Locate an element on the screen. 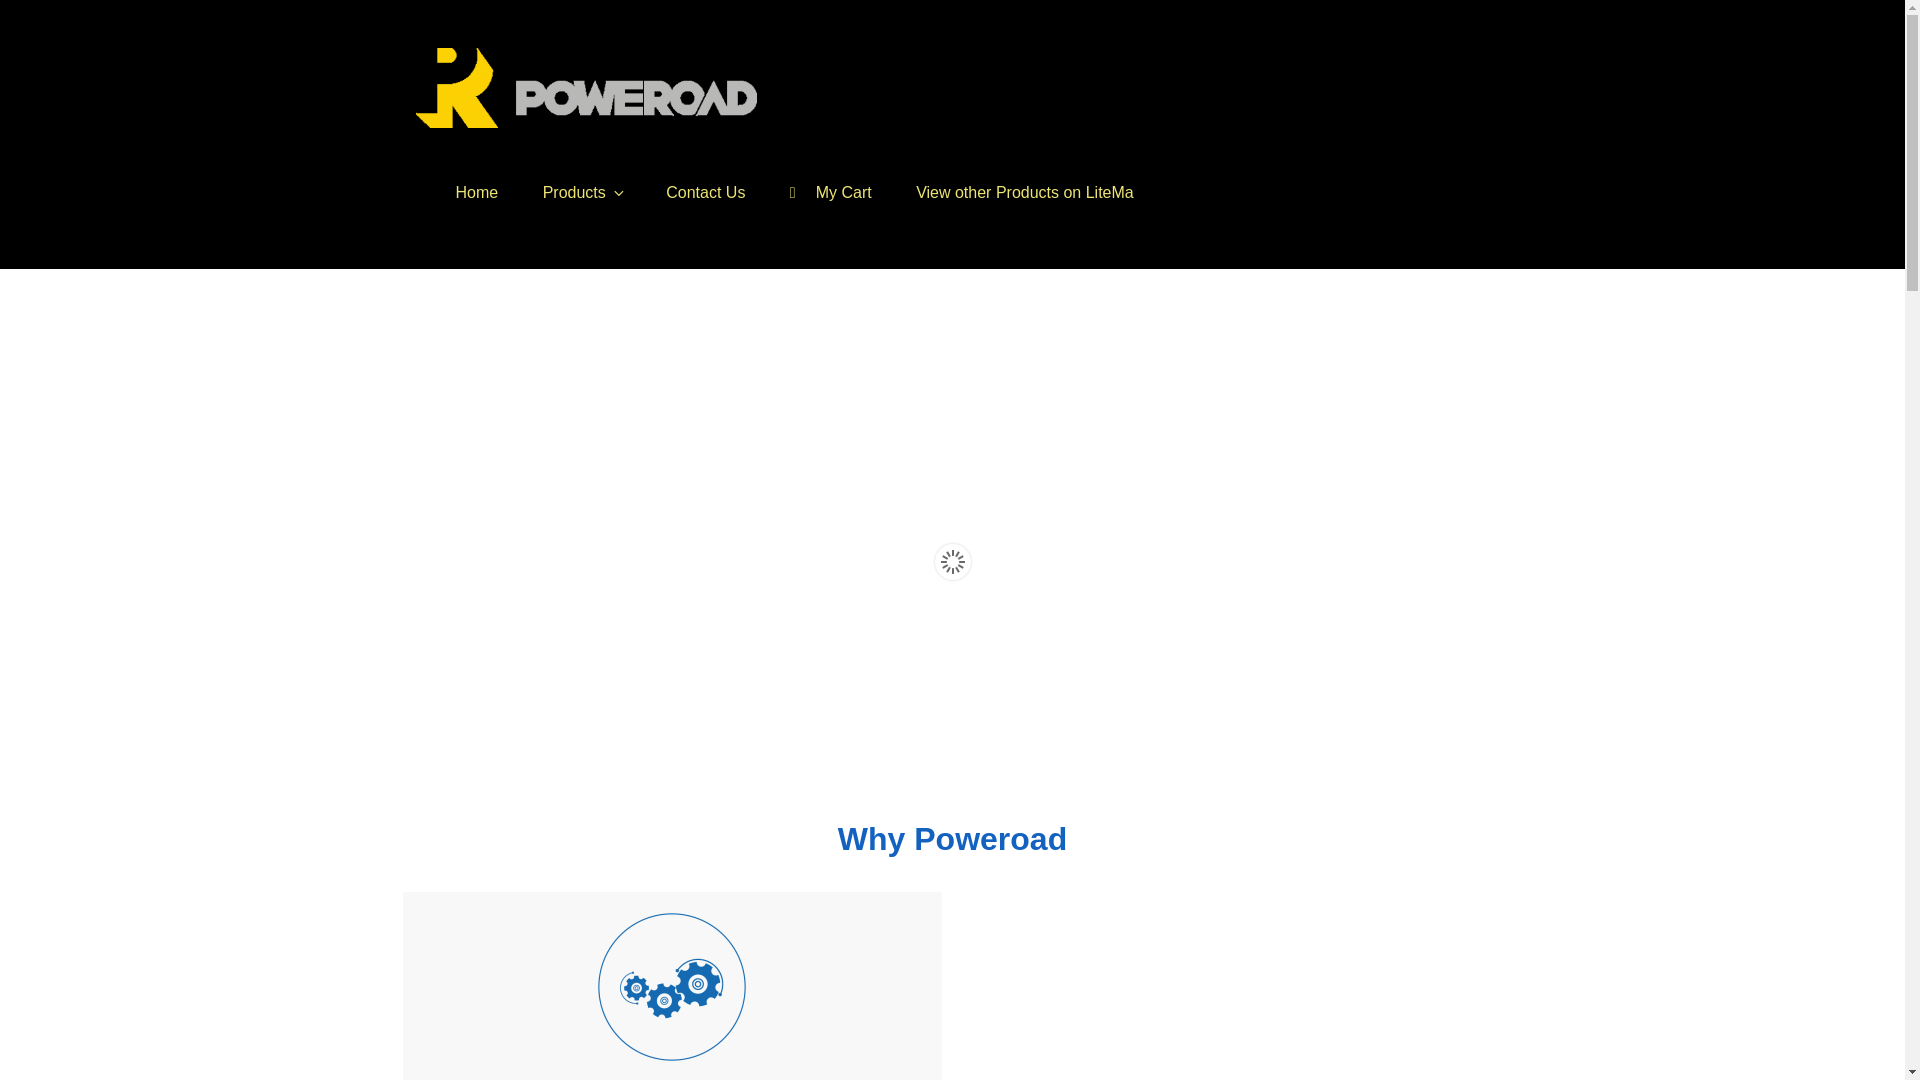  'Products' is located at coordinates (581, 192).